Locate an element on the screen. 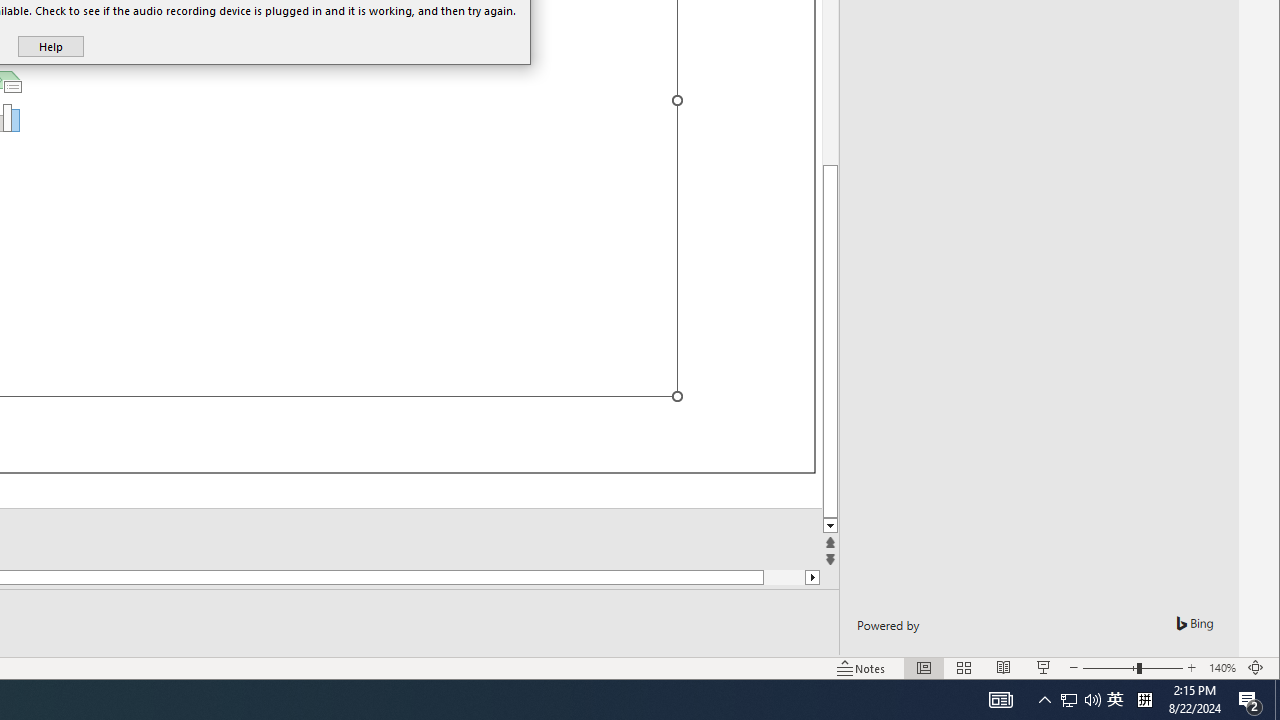  'Zoom 140%' is located at coordinates (1221, 668).